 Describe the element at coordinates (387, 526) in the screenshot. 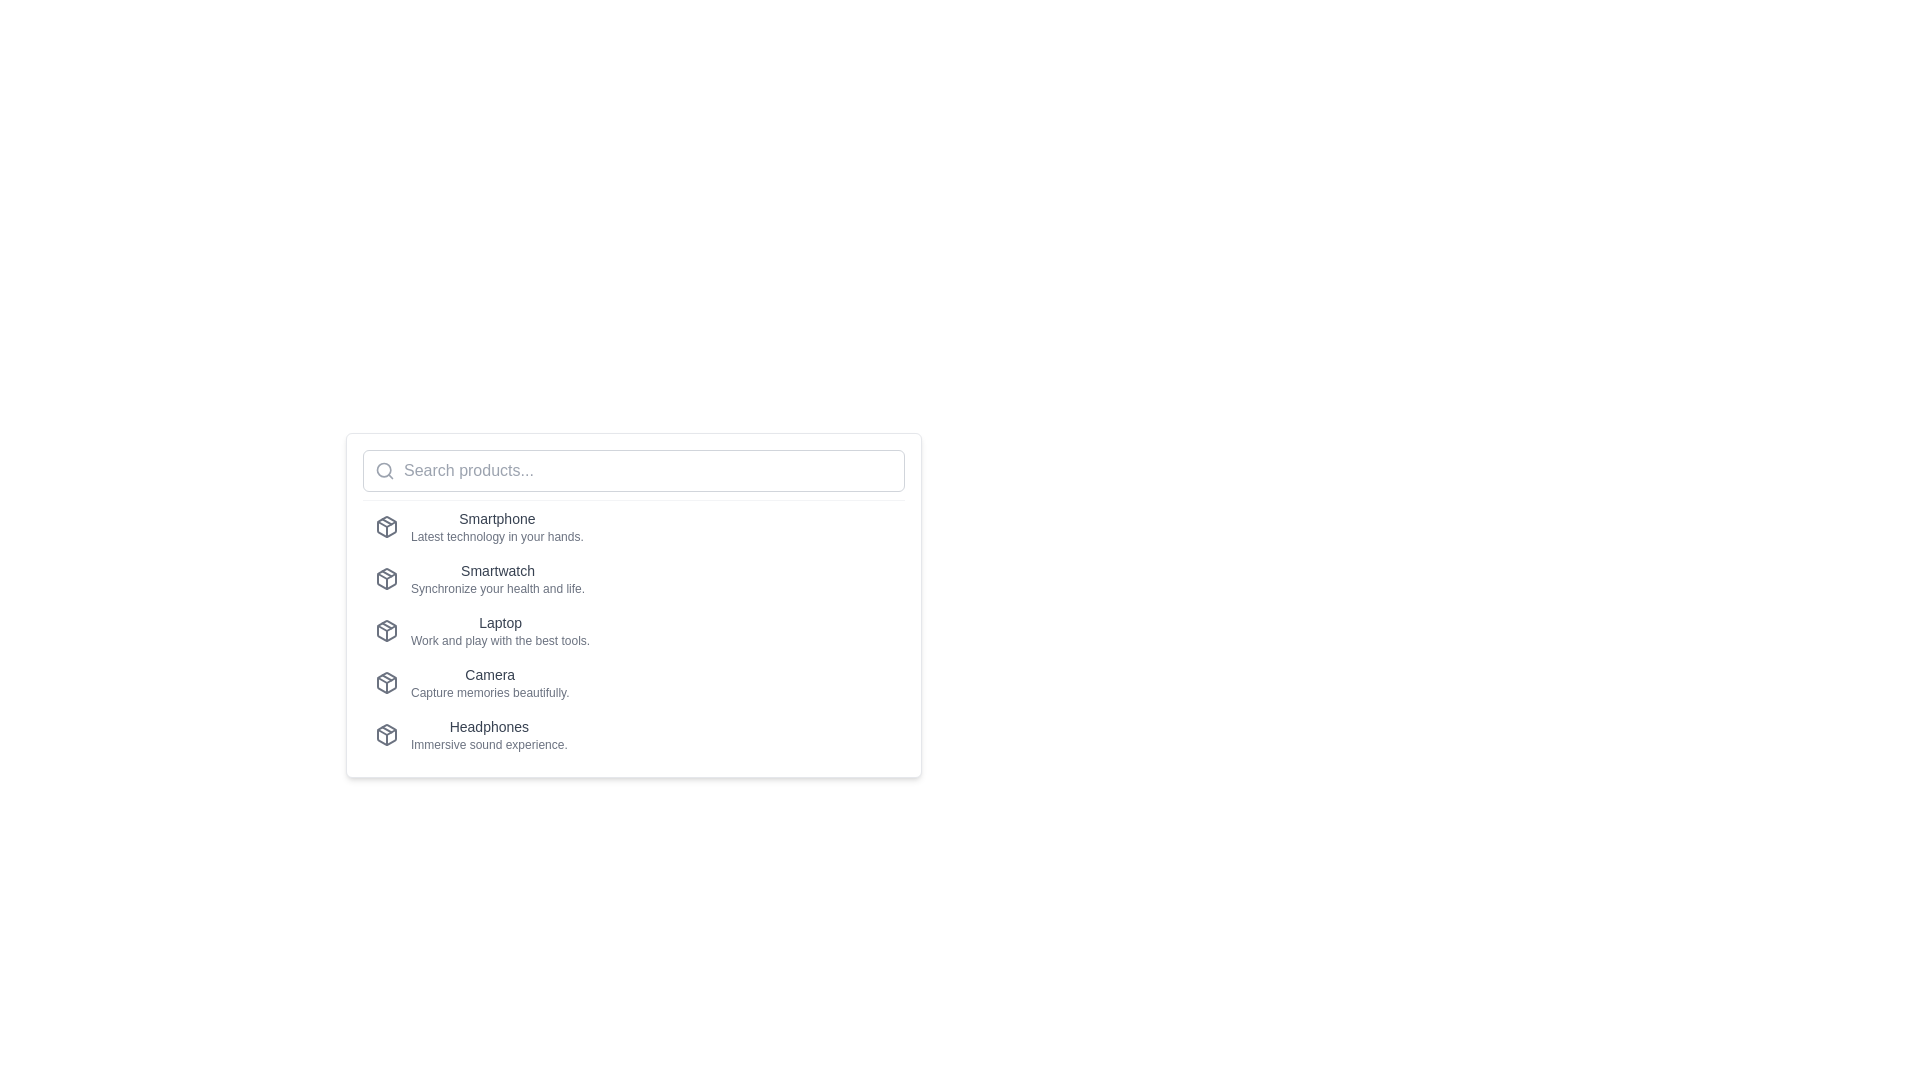

I see `the symmetrical box icon located to the left of the 'Smartphone' text label in the vertical list of items` at that location.